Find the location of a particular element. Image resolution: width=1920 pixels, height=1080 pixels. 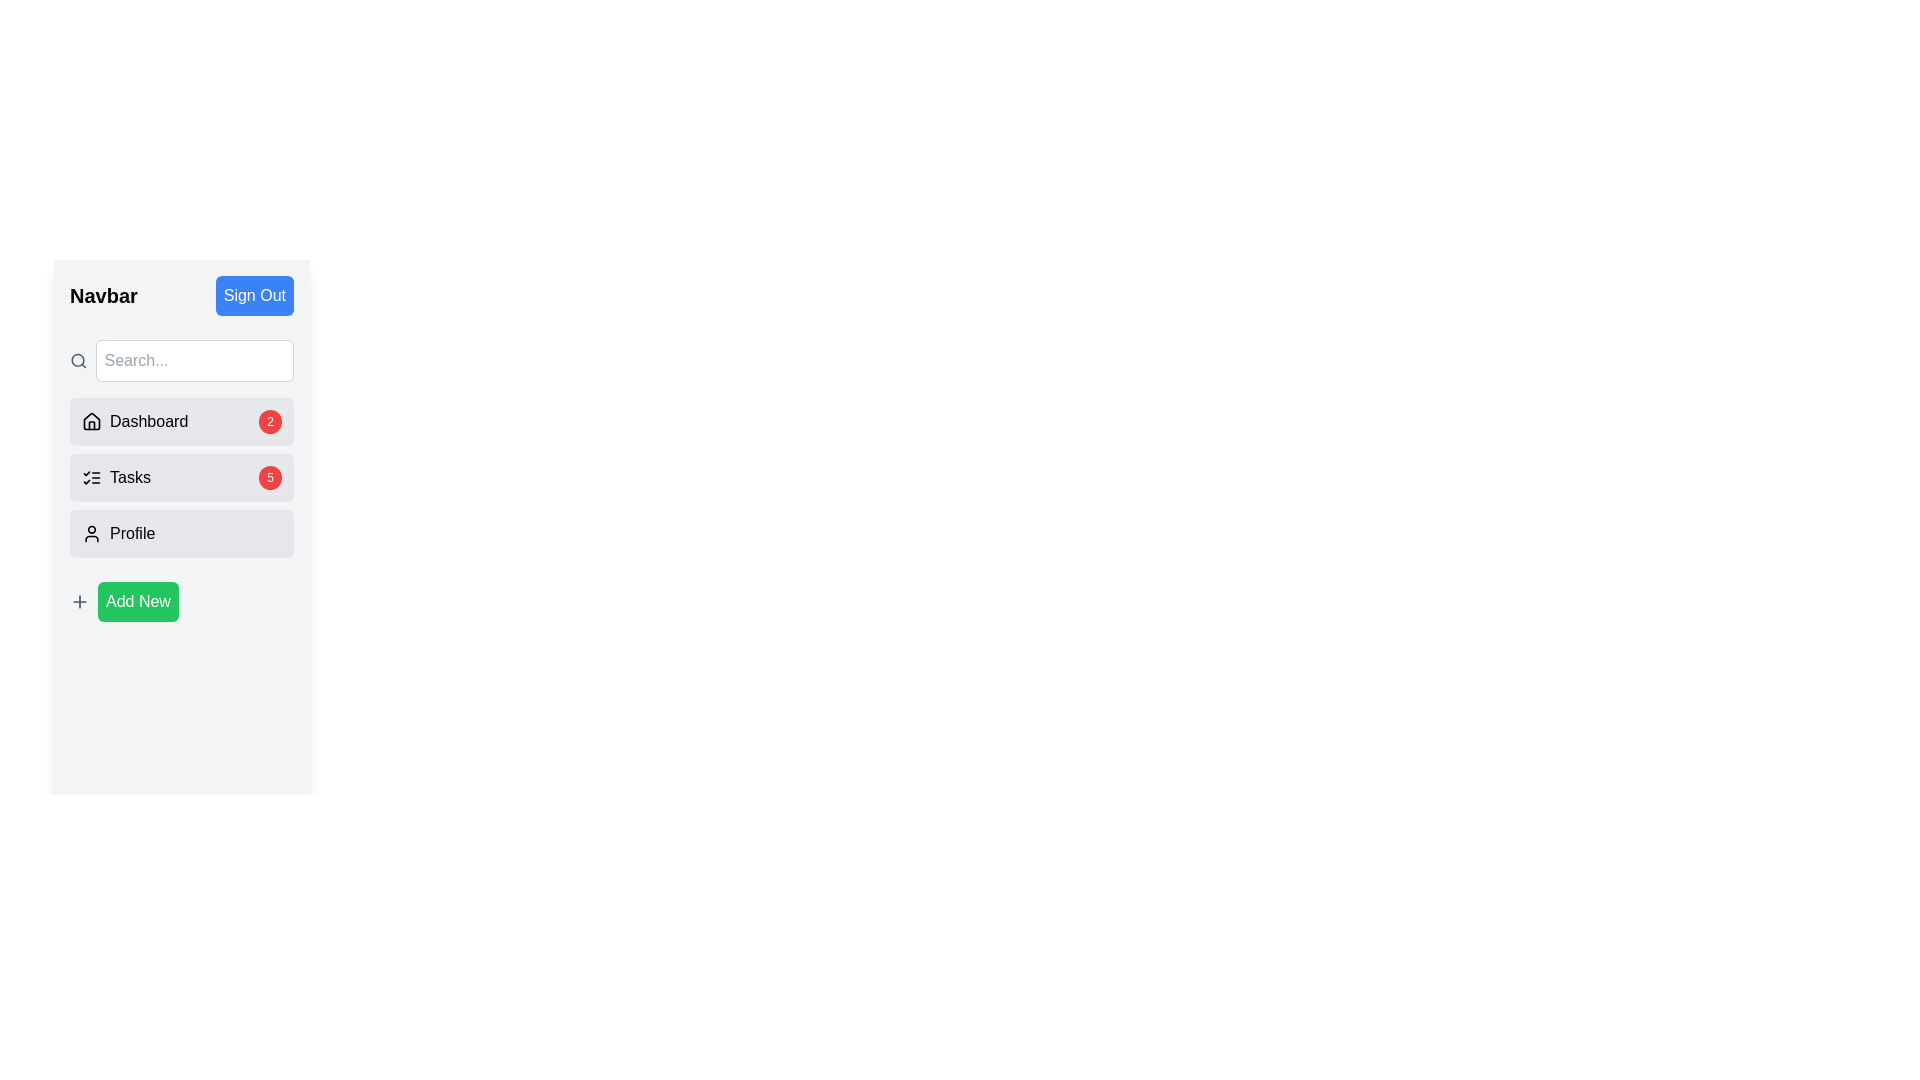

the 'Tasks' navigation item in the sidebar to switch sections is located at coordinates (182, 482).